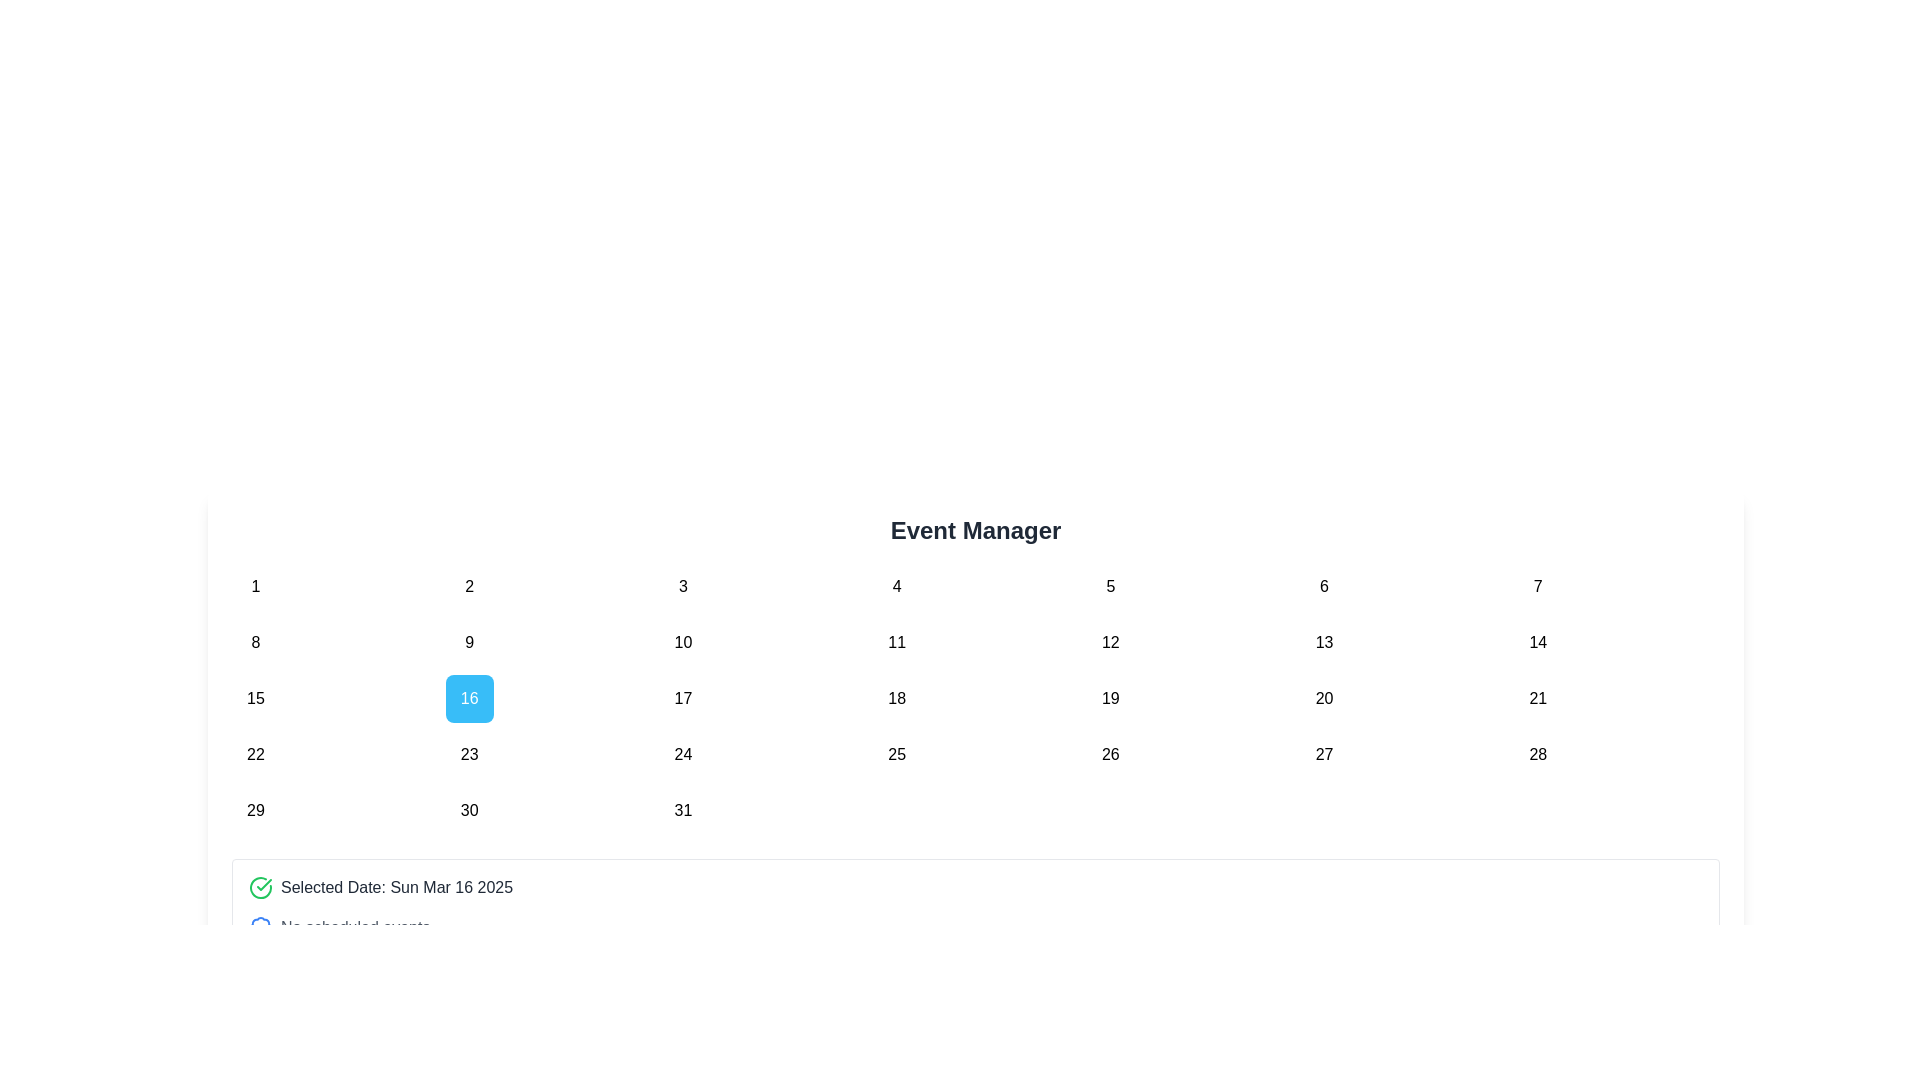  Describe the element at coordinates (468, 585) in the screenshot. I see `the selectable day button in the calendar interface, which is the second button in the first row of a grid layout` at that location.